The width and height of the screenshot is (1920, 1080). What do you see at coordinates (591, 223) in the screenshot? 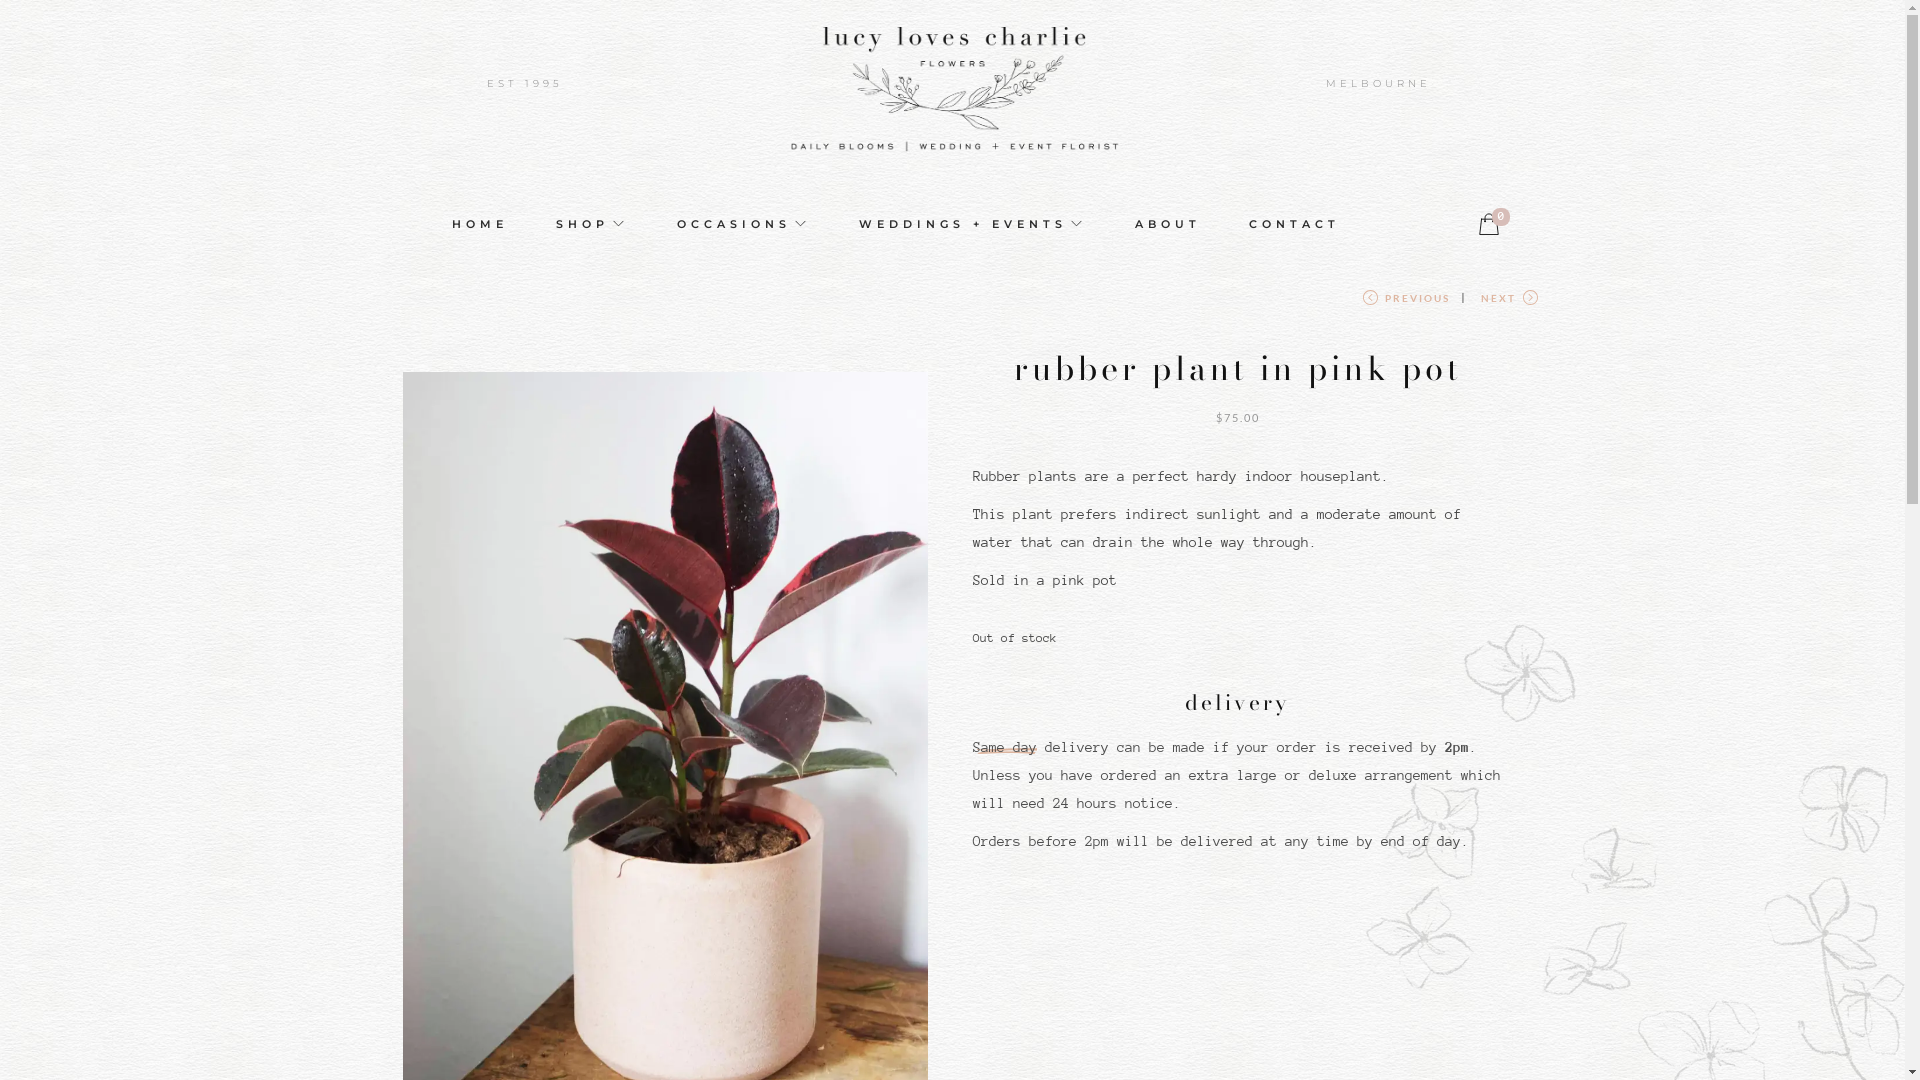
I see `'SHOP'` at bounding box center [591, 223].